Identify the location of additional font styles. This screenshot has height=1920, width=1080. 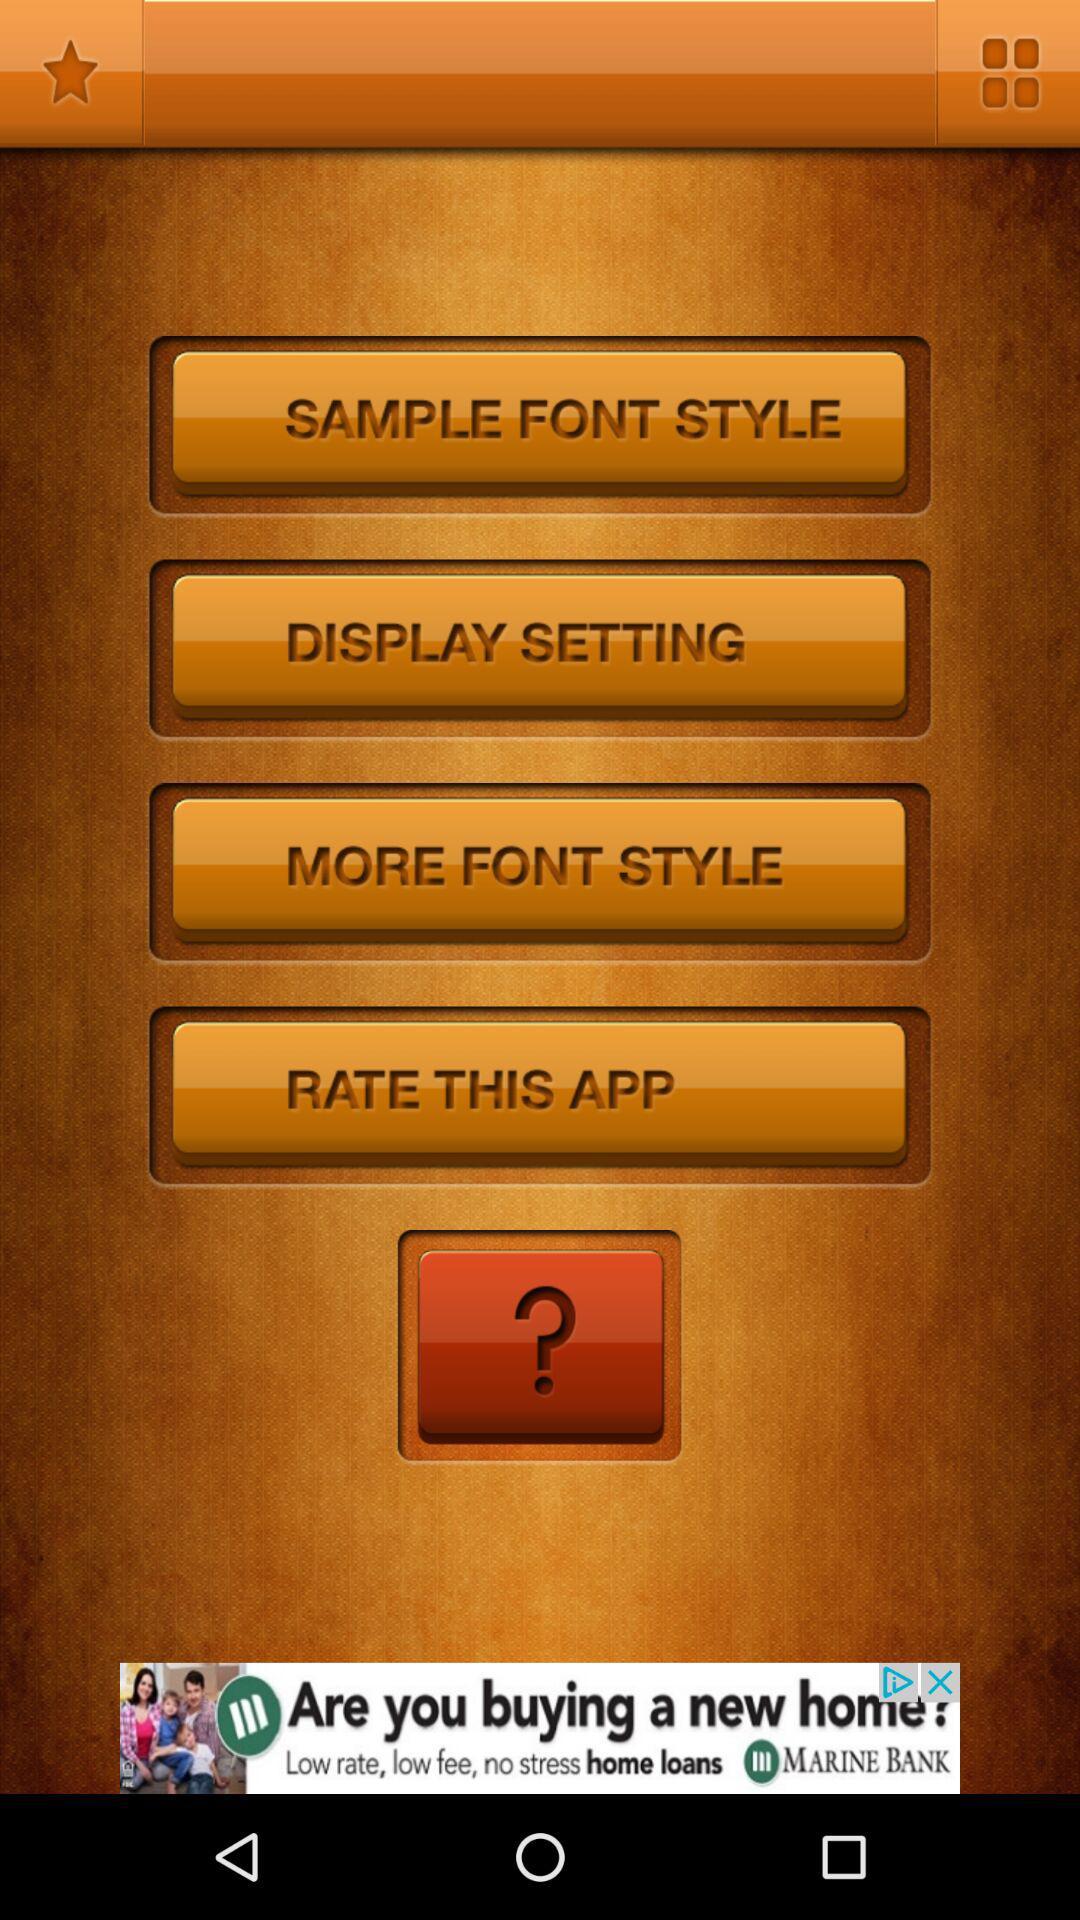
(540, 874).